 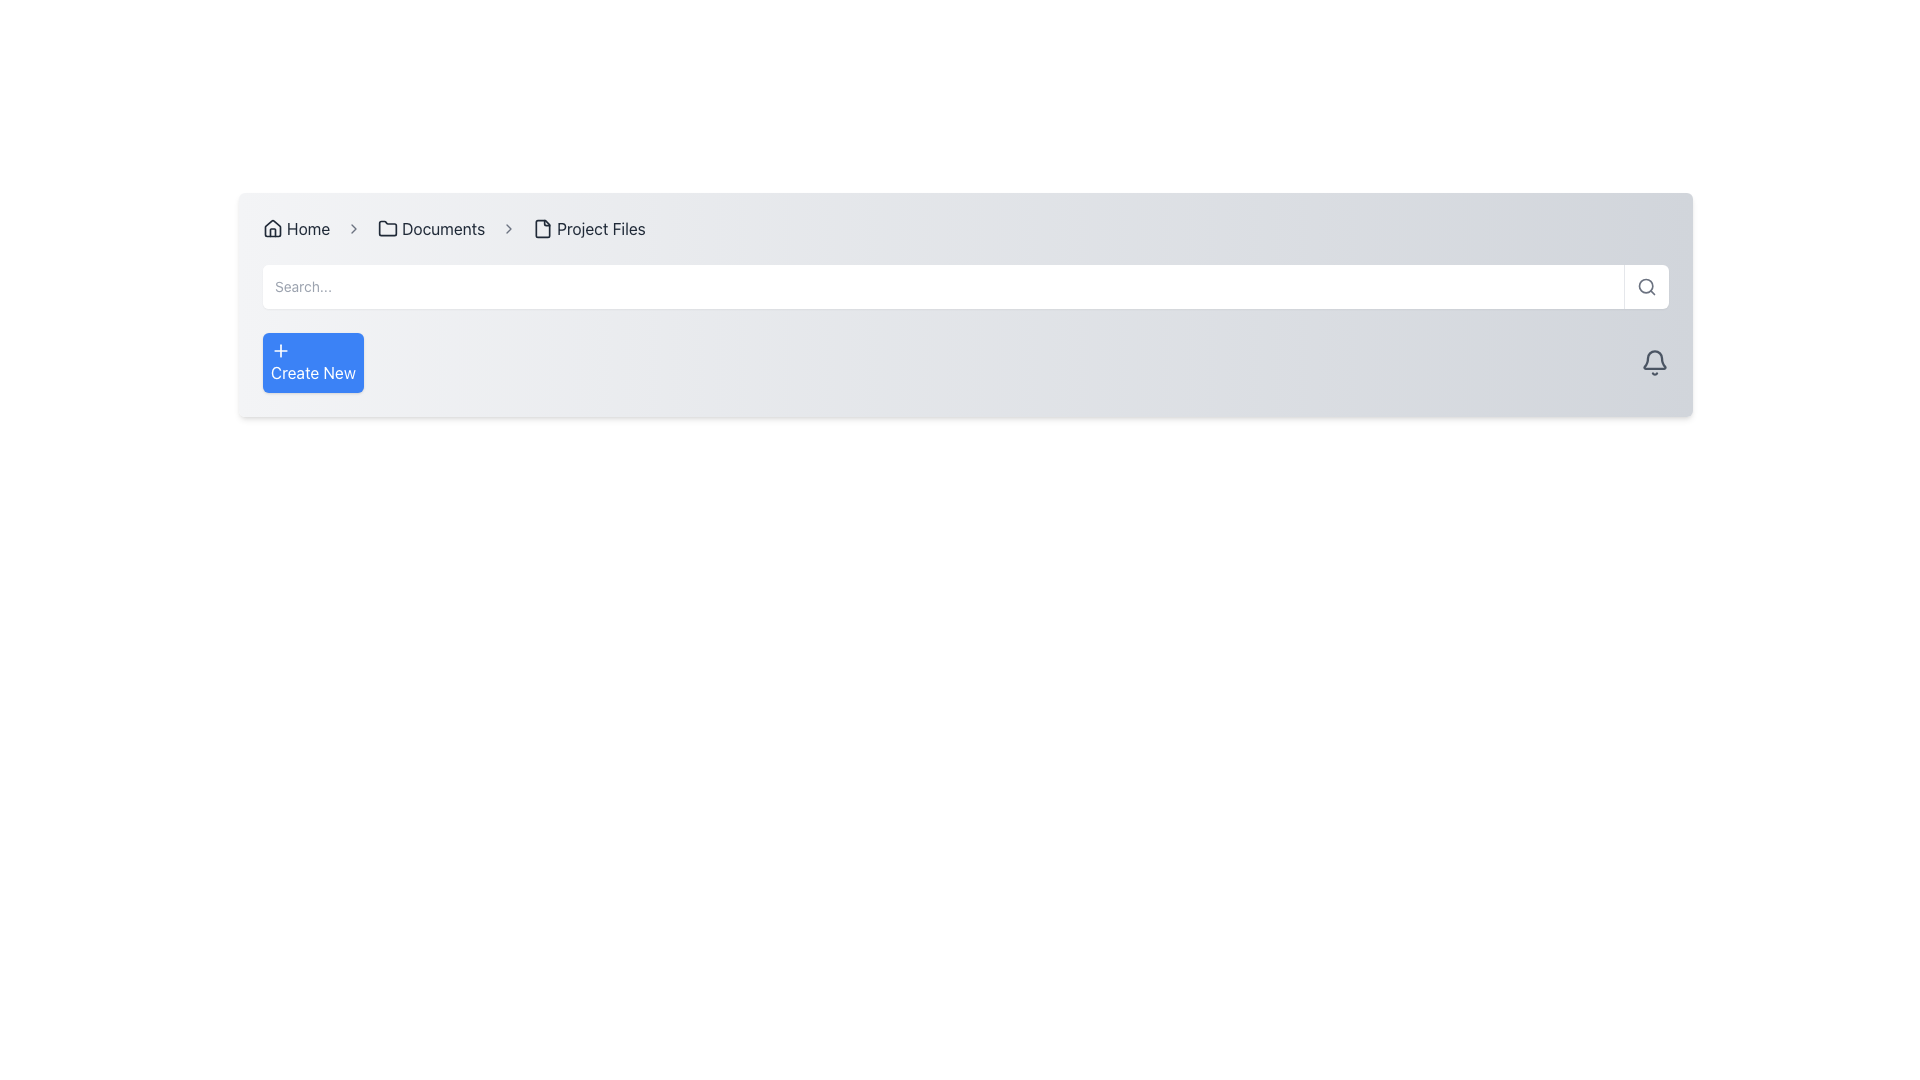 What do you see at coordinates (430, 227) in the screenshot?
I see `the 'Documents' breadcrumb navigational link, which consists of a folder icon and text styled in a dark font, located in the breadcrumb navigation between 'Home' and 'Project Files'` at bounding box center [430, 227].